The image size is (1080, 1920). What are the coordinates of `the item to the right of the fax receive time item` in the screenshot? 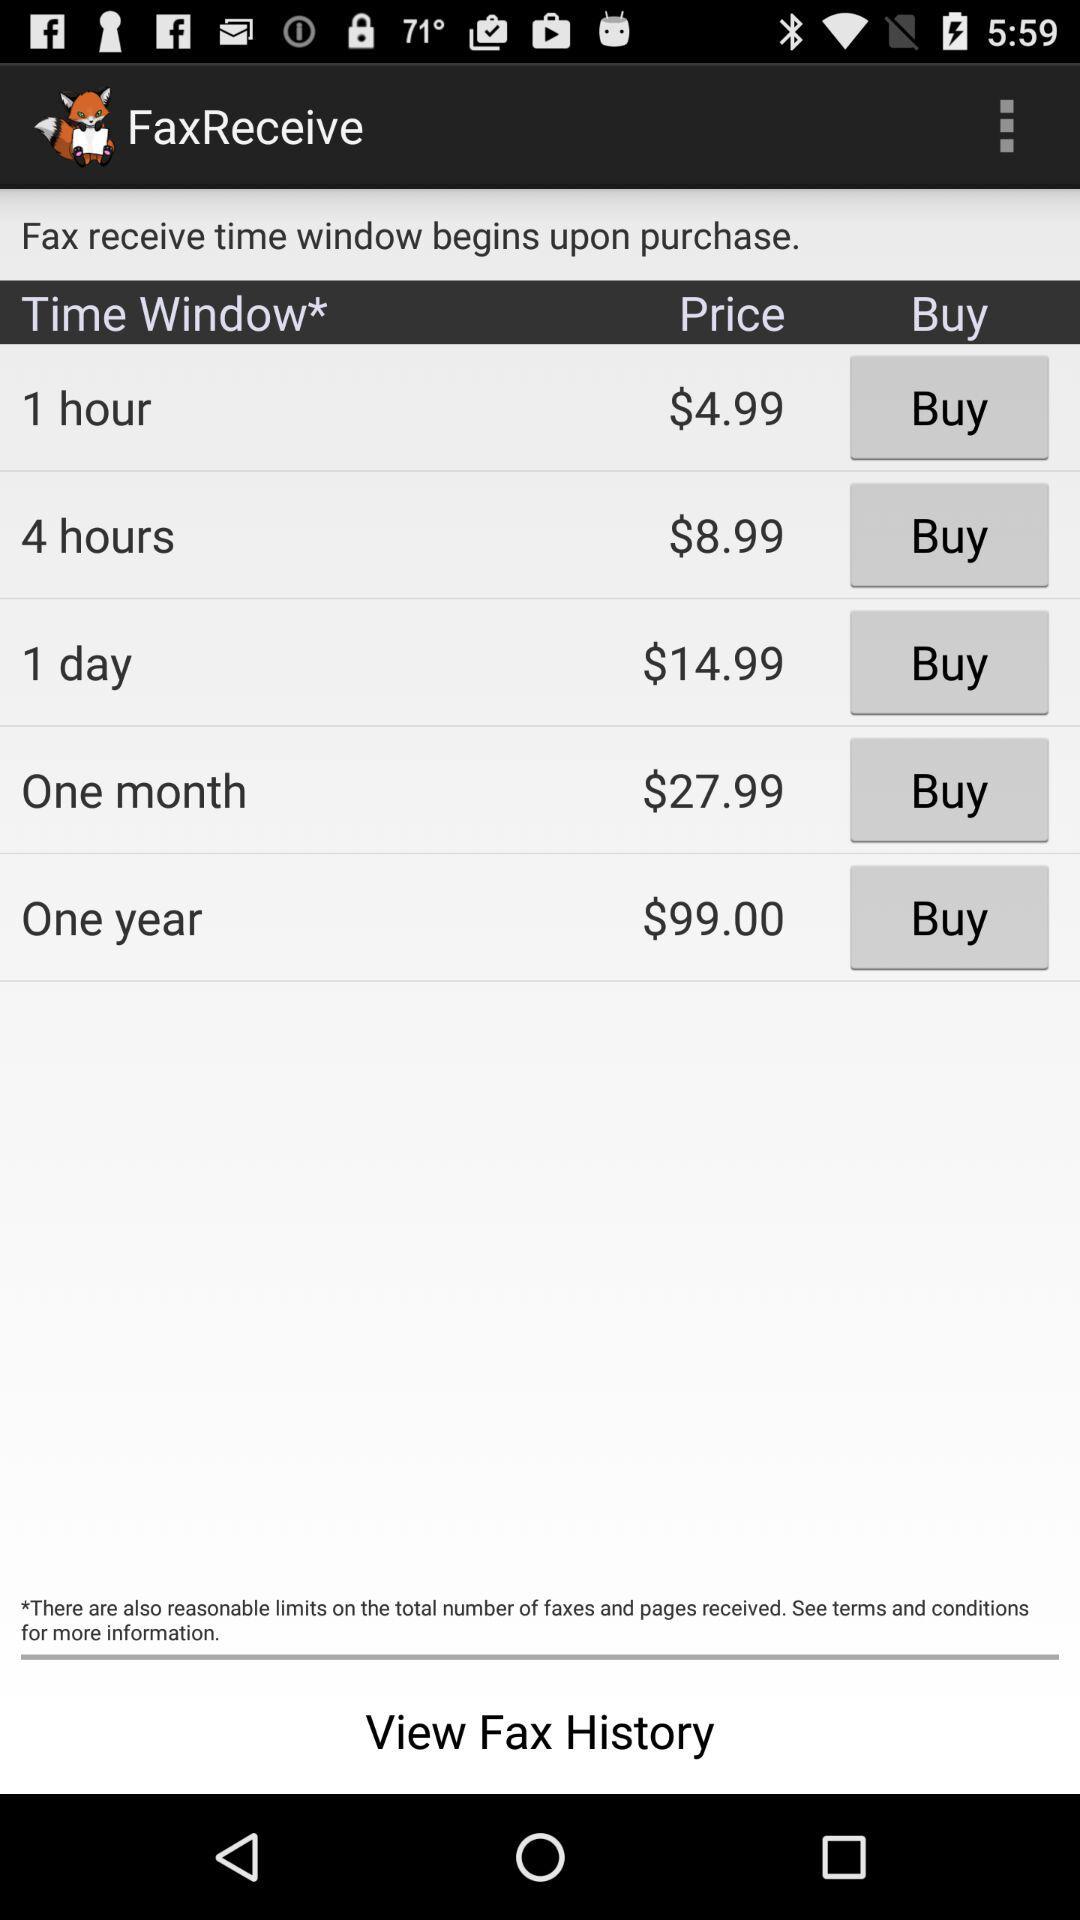 It's located at (1006, 124).